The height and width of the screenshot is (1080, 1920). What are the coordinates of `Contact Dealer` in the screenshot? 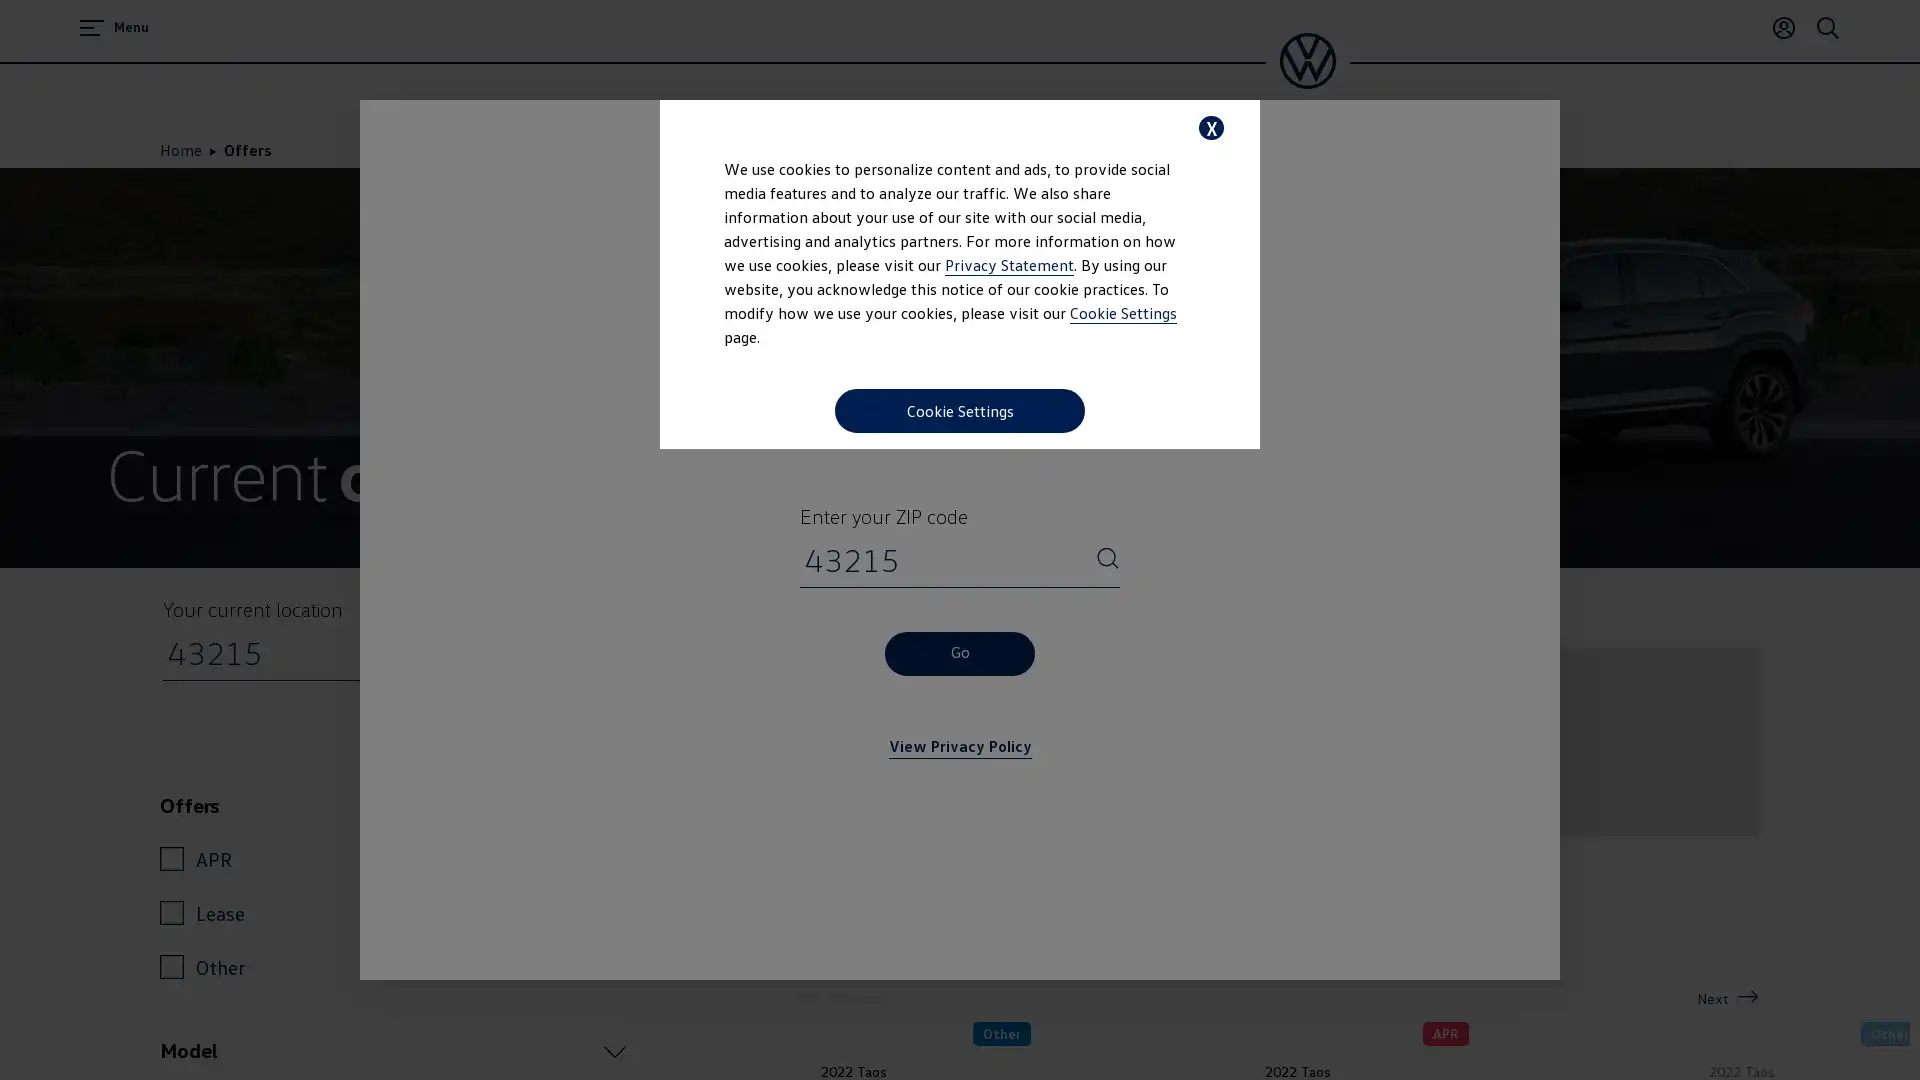 It's located at (1367, 929).